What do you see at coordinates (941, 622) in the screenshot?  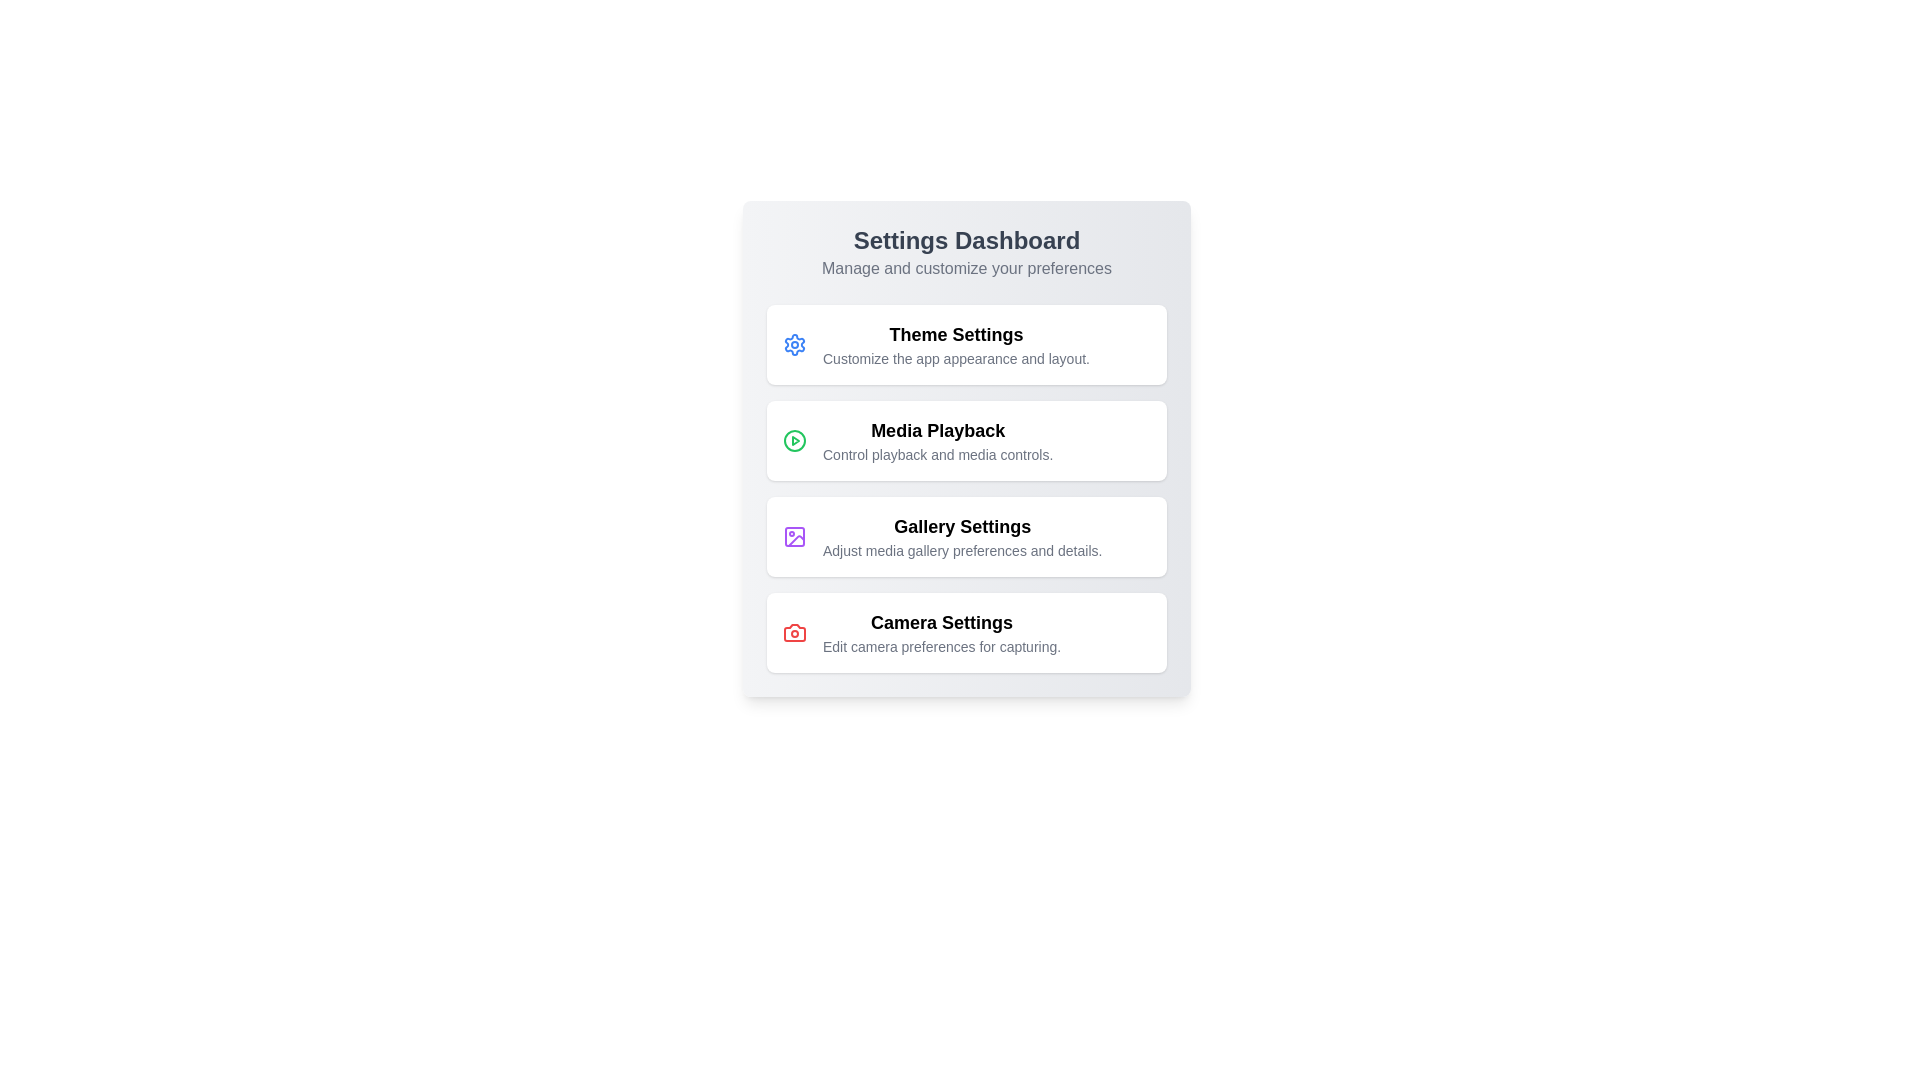 I see `the 'Camera Settings' text label, which is a bold and larger font section heading located at the bottom of the vertical settings menu` at bounding box center [941, 622].